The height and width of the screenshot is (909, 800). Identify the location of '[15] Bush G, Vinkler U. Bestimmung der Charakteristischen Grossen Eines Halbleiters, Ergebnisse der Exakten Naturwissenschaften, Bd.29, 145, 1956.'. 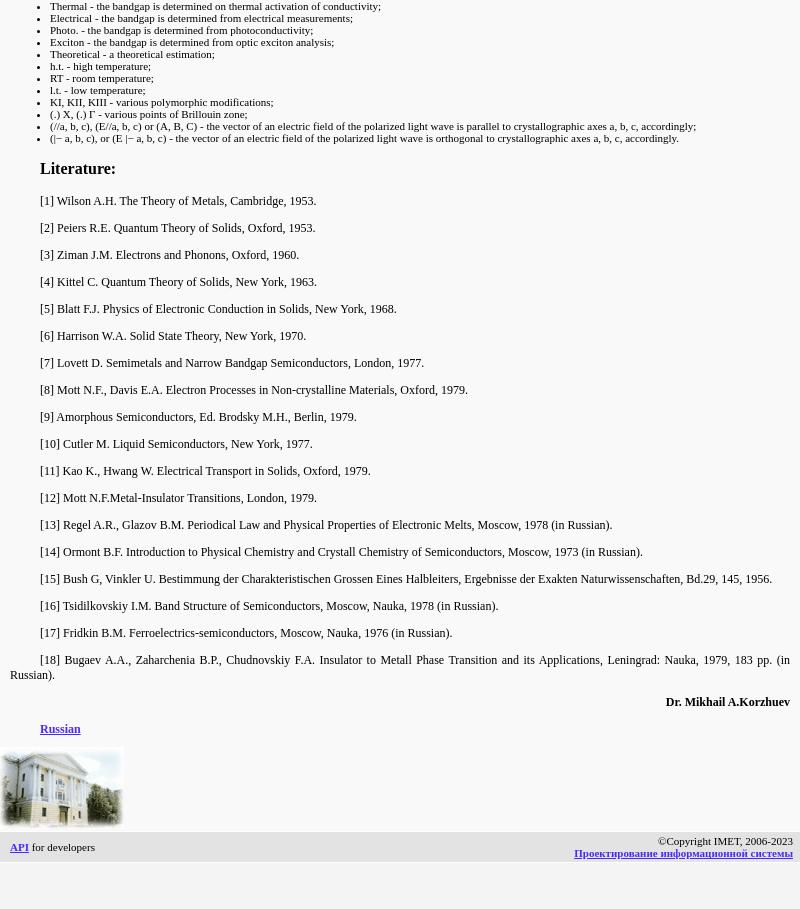
(405, 578).